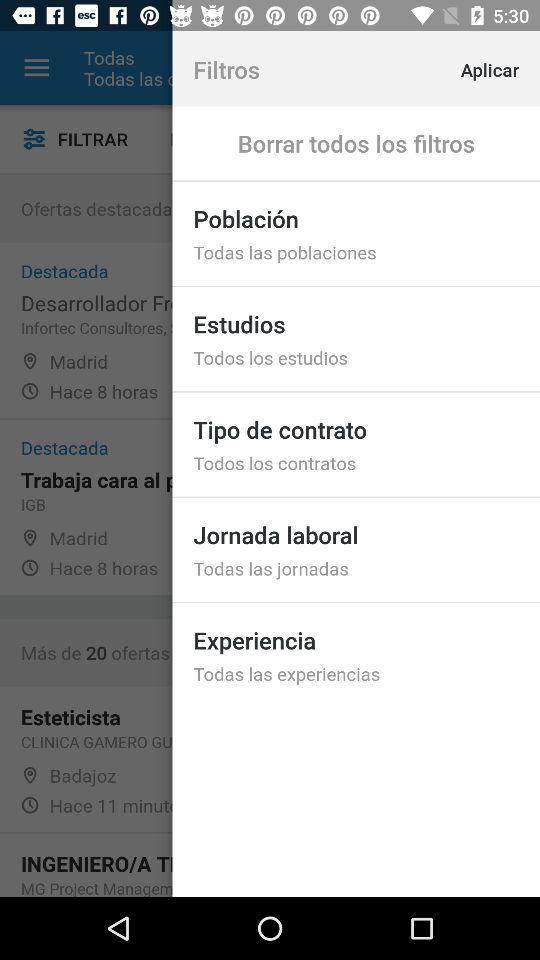 This screenshot has height=960, width=540. I want to click on icon next to filtros item, so click(508, 68).